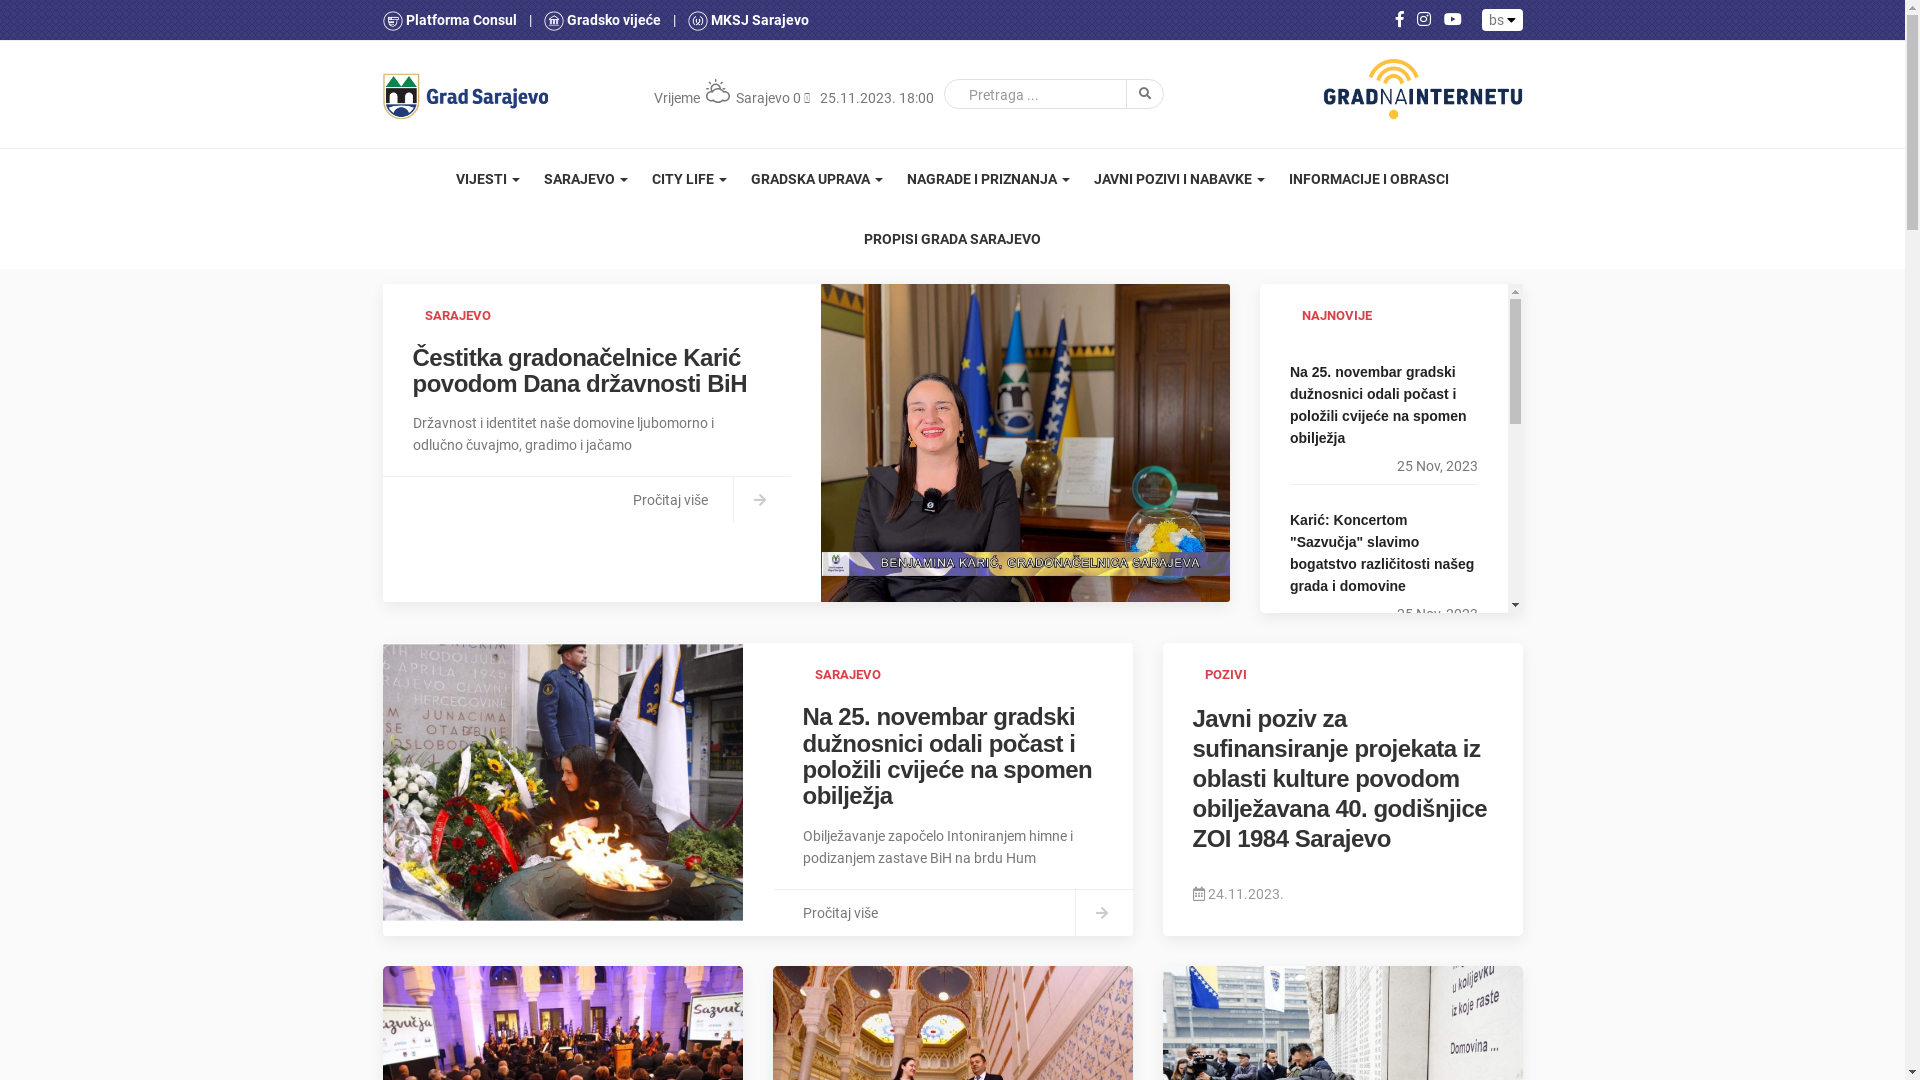 This screenshot has width=1920, height=1080. I want to click on 'bs', so click(1502, 19).